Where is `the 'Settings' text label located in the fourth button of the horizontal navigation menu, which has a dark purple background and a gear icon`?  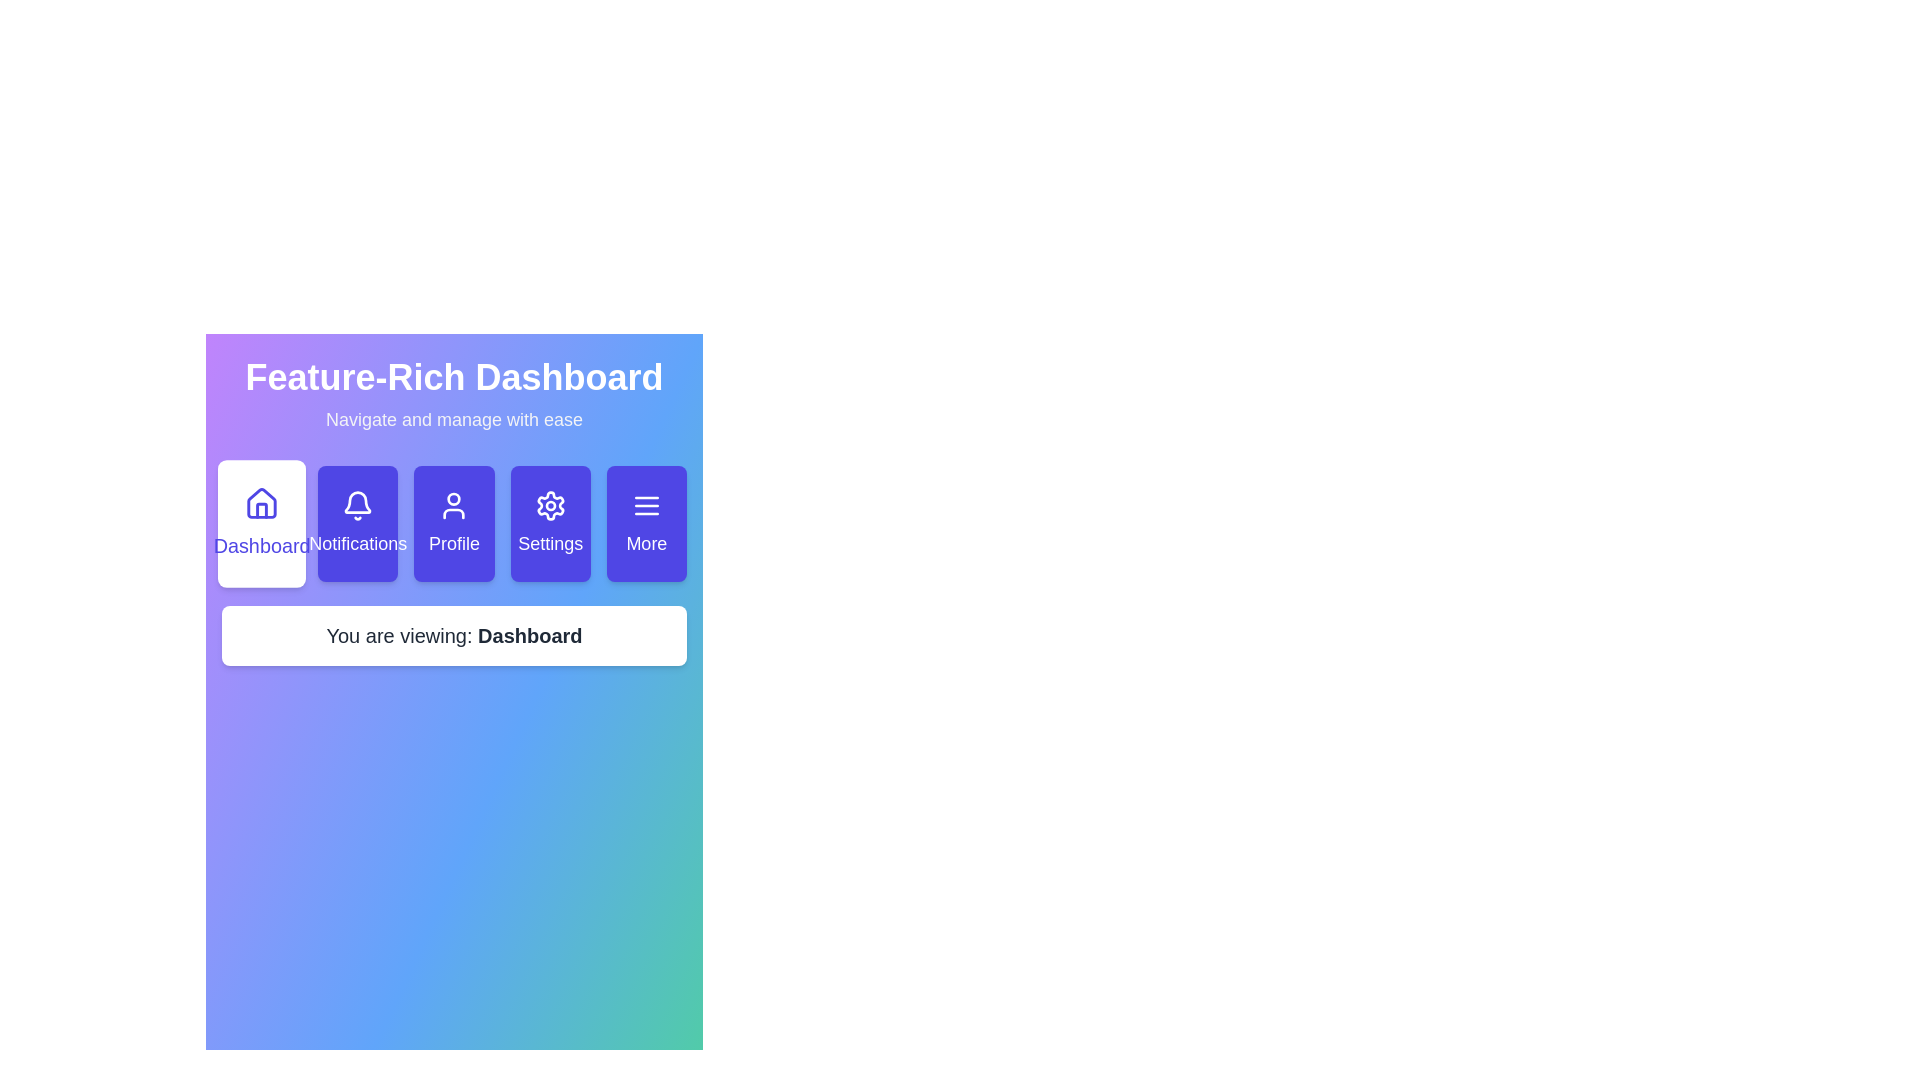 the 'Settings' text label located in the fourth button of the horizontal navigation menu, which has a dark purple background and a gear icon is located at coordinates (550, 543).